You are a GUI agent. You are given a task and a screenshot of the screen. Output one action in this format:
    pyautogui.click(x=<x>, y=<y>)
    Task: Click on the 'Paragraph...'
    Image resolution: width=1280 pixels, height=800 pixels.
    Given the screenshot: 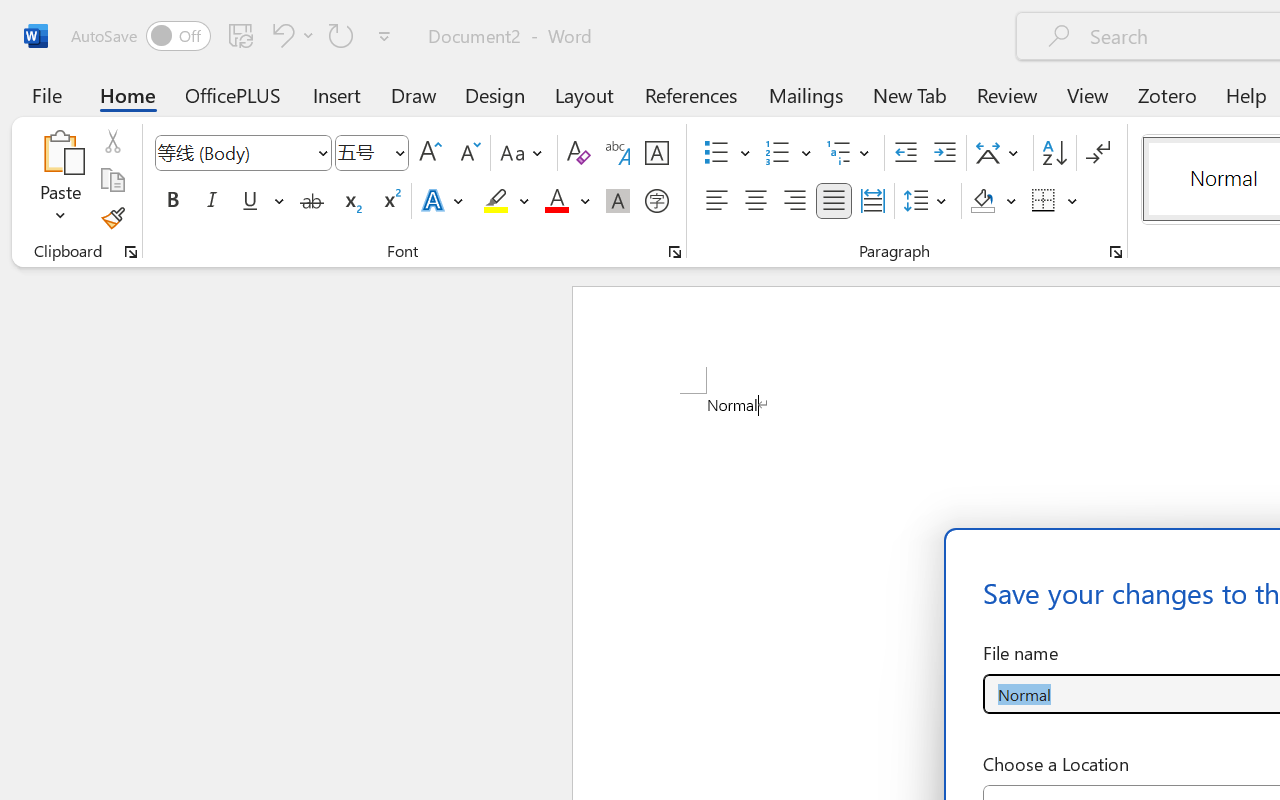 What is the action you would take?
    pyautogui.click(x=1114, y=251)
    